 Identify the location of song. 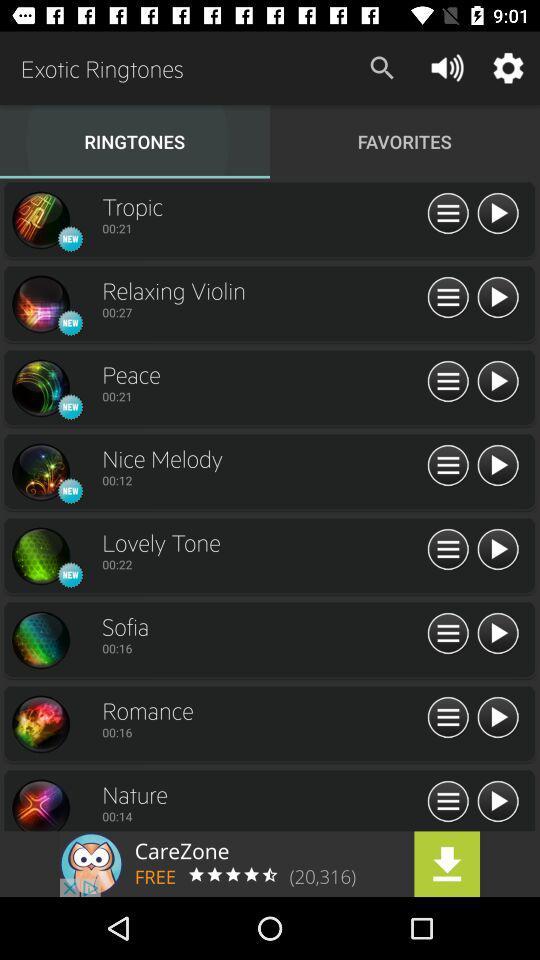
(496, 802).